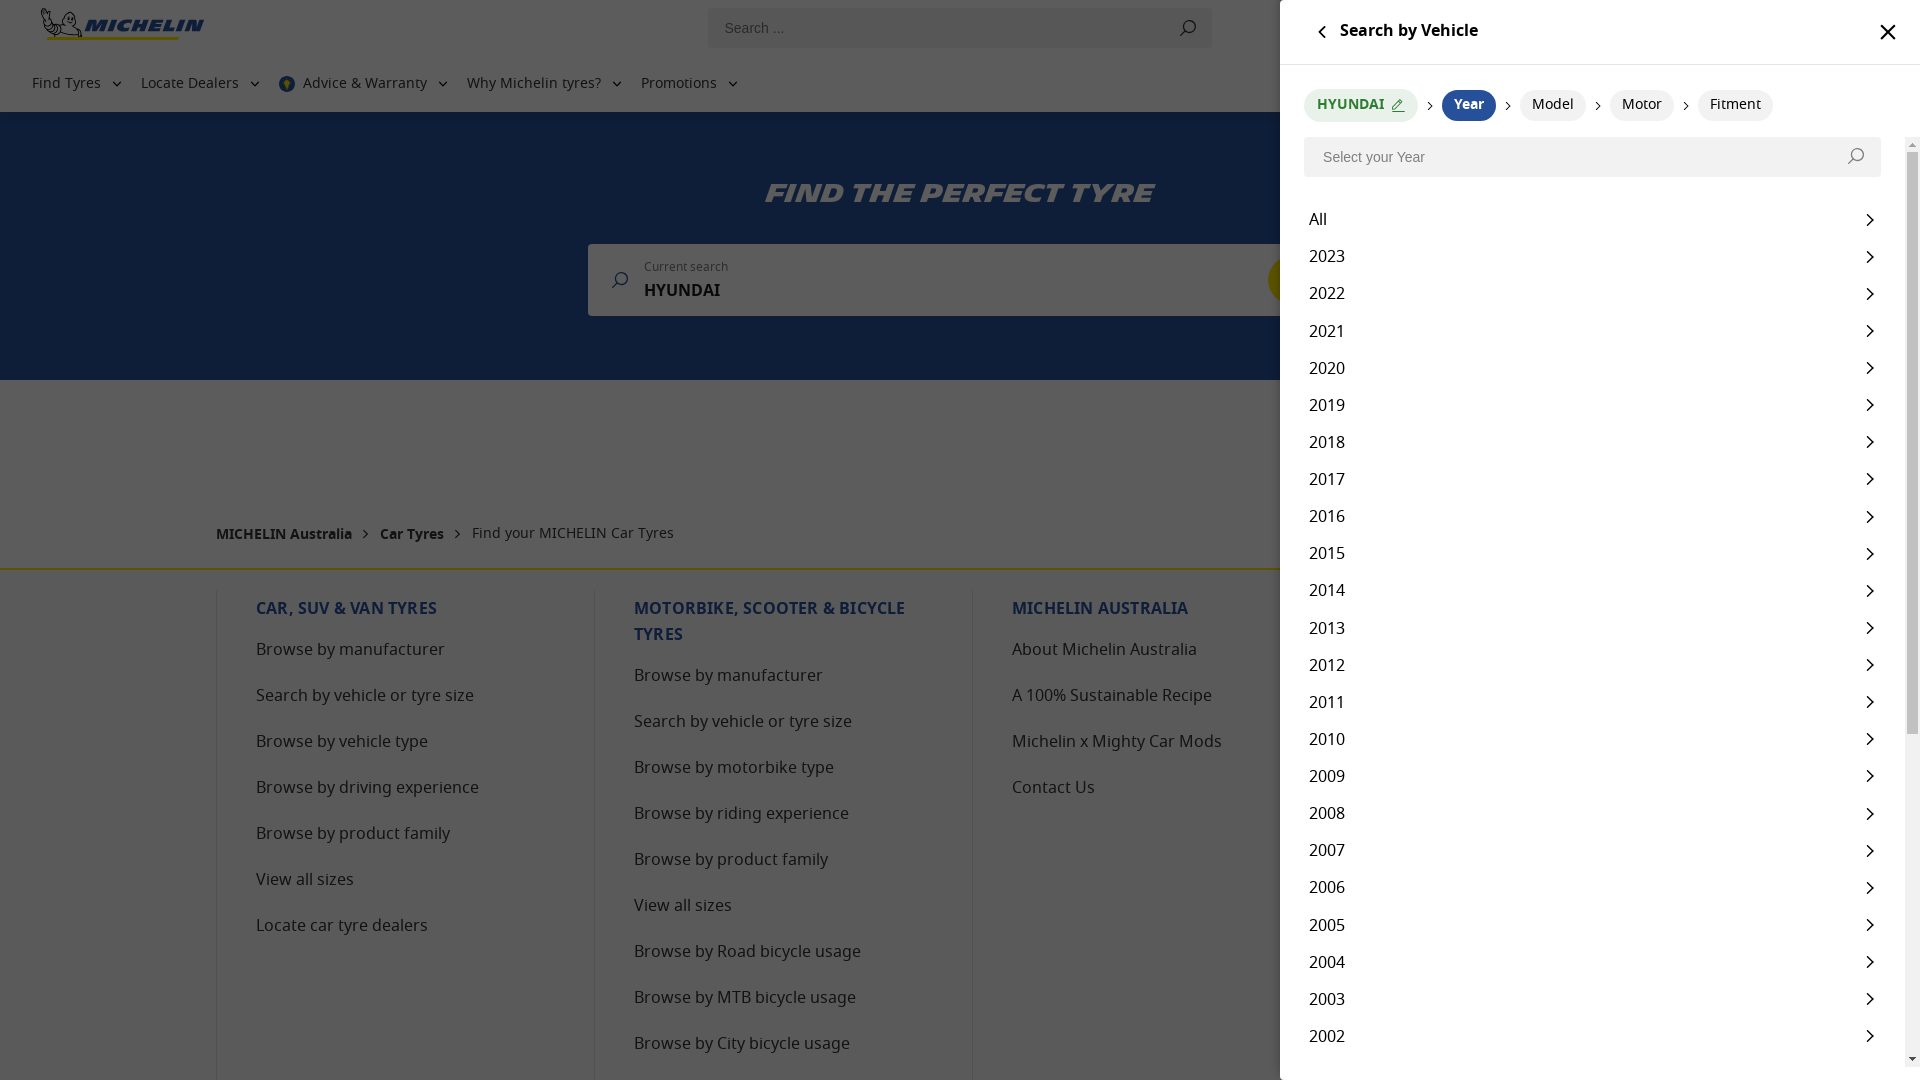 This screenshot has height=1080, width=1920. What do you see at coordinates (682, 906) in the screenshot?
I see `'View all sizes'` at bounding box center [682, 906].